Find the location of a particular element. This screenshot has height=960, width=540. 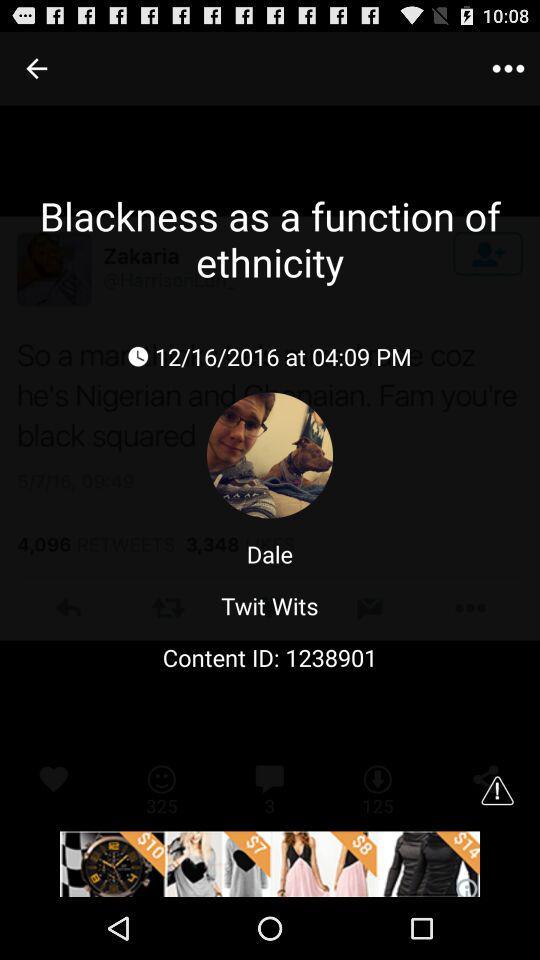

the warning icon is located at coordinates (496, 845).